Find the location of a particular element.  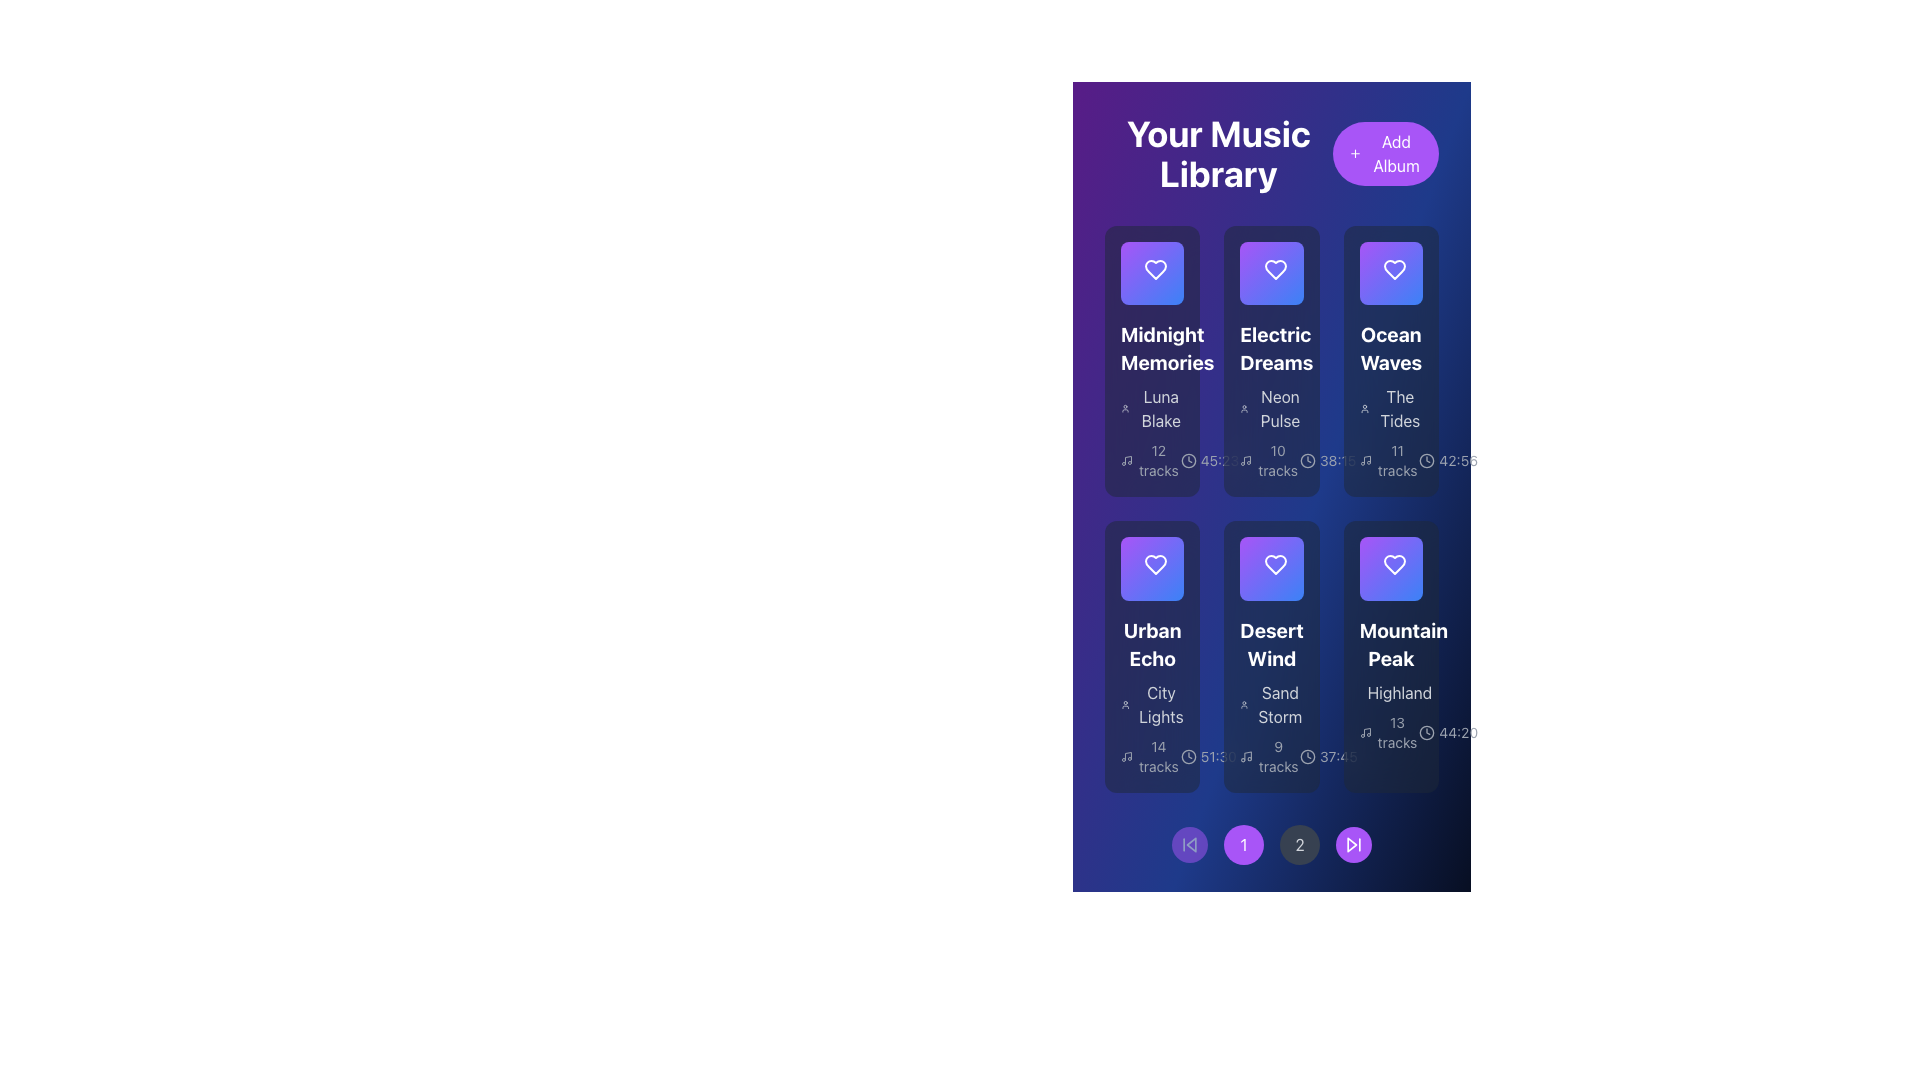

the text label that serves as a subheading for the 'Mountain Peak' album card, located at the bottom right corner of the album item is located at coordinates (1398, 691).